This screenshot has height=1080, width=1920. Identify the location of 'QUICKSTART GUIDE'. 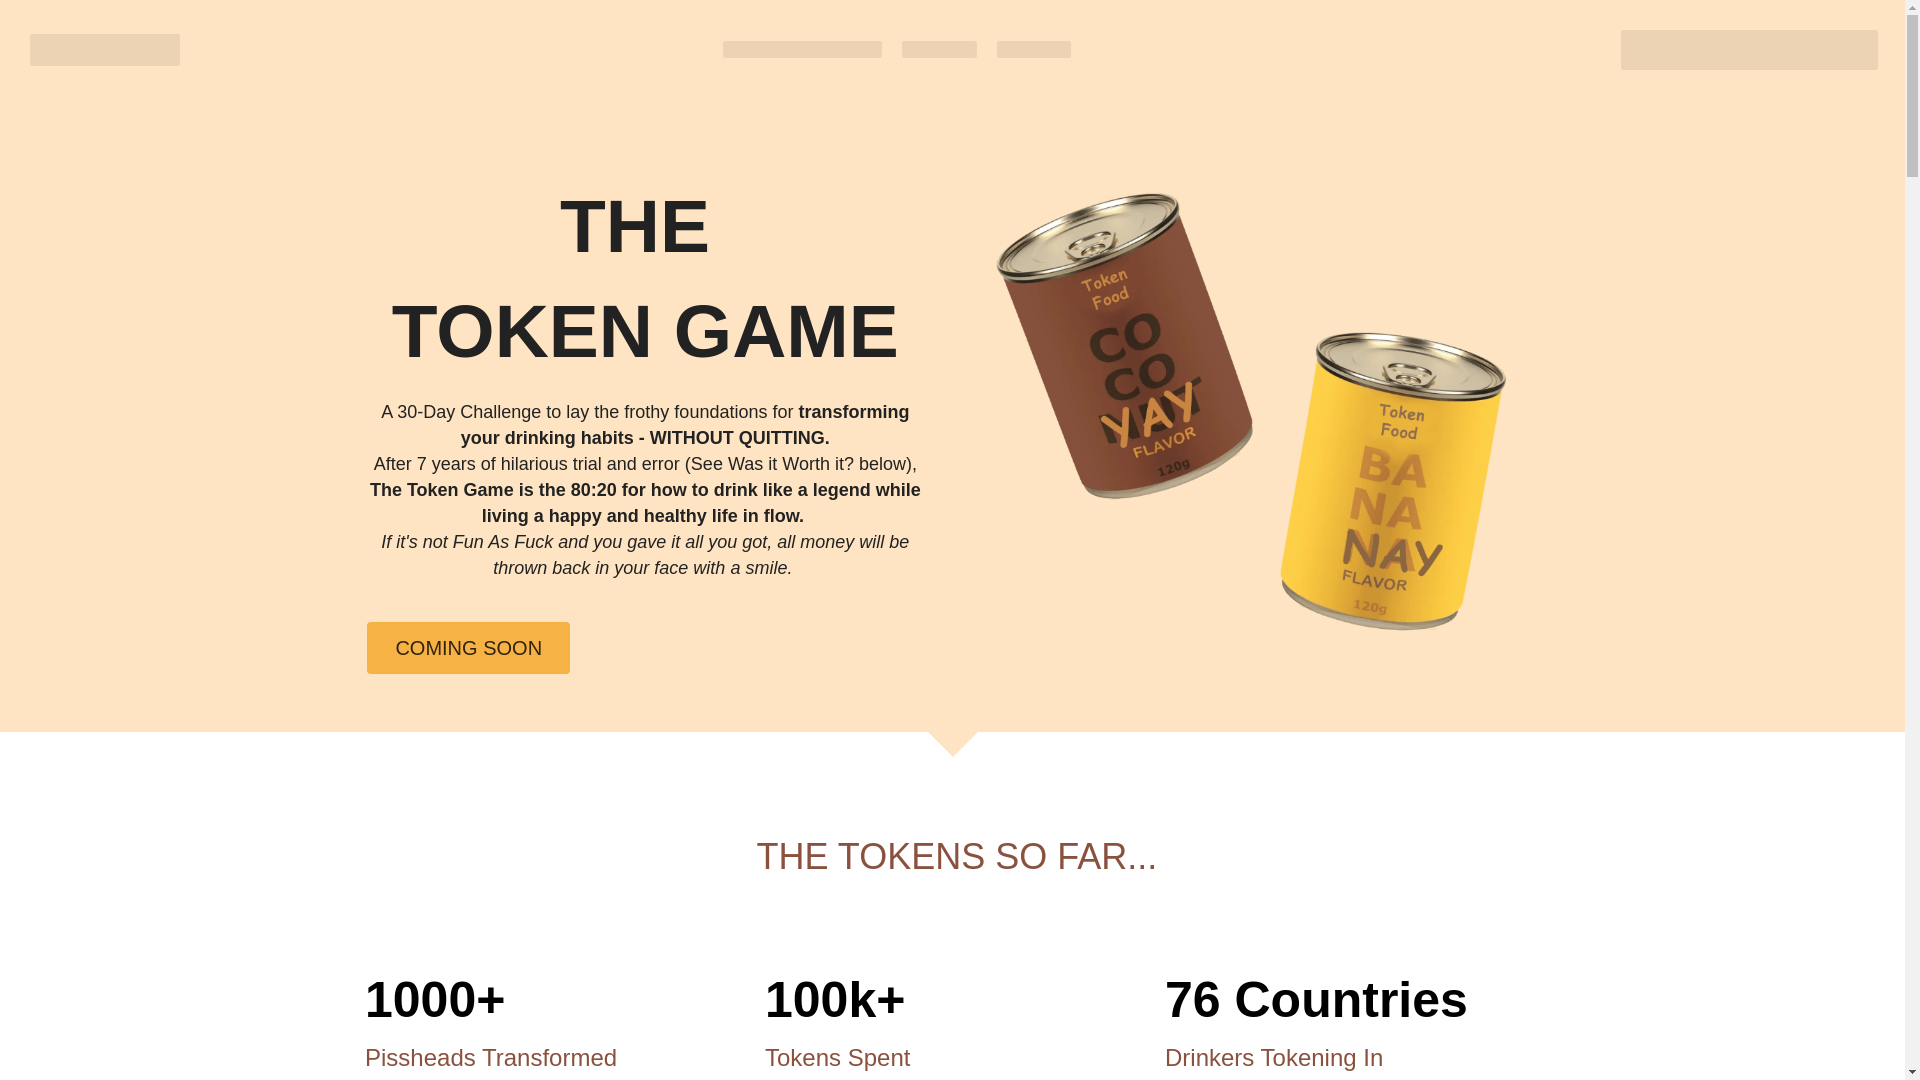
(802, 48).